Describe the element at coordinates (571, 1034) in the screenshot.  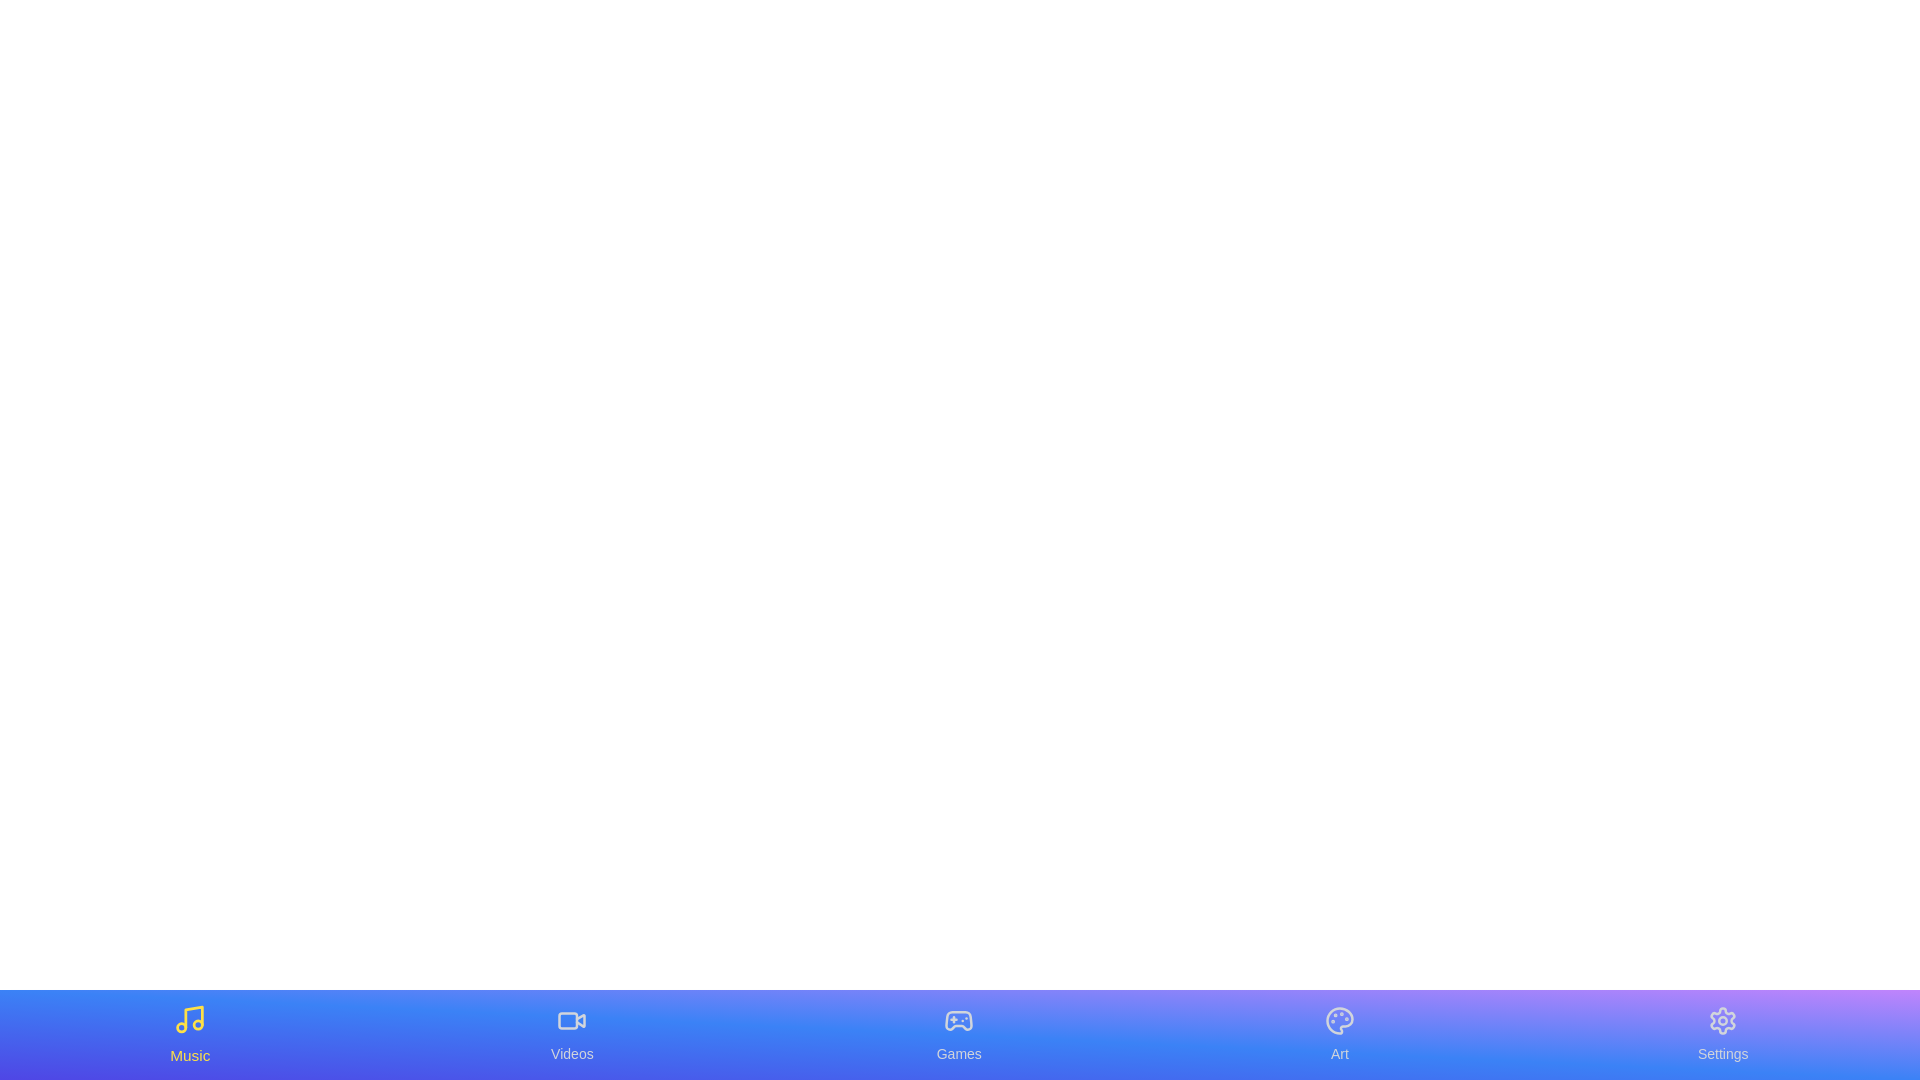
I see `the tab labeled Videos` at that location.